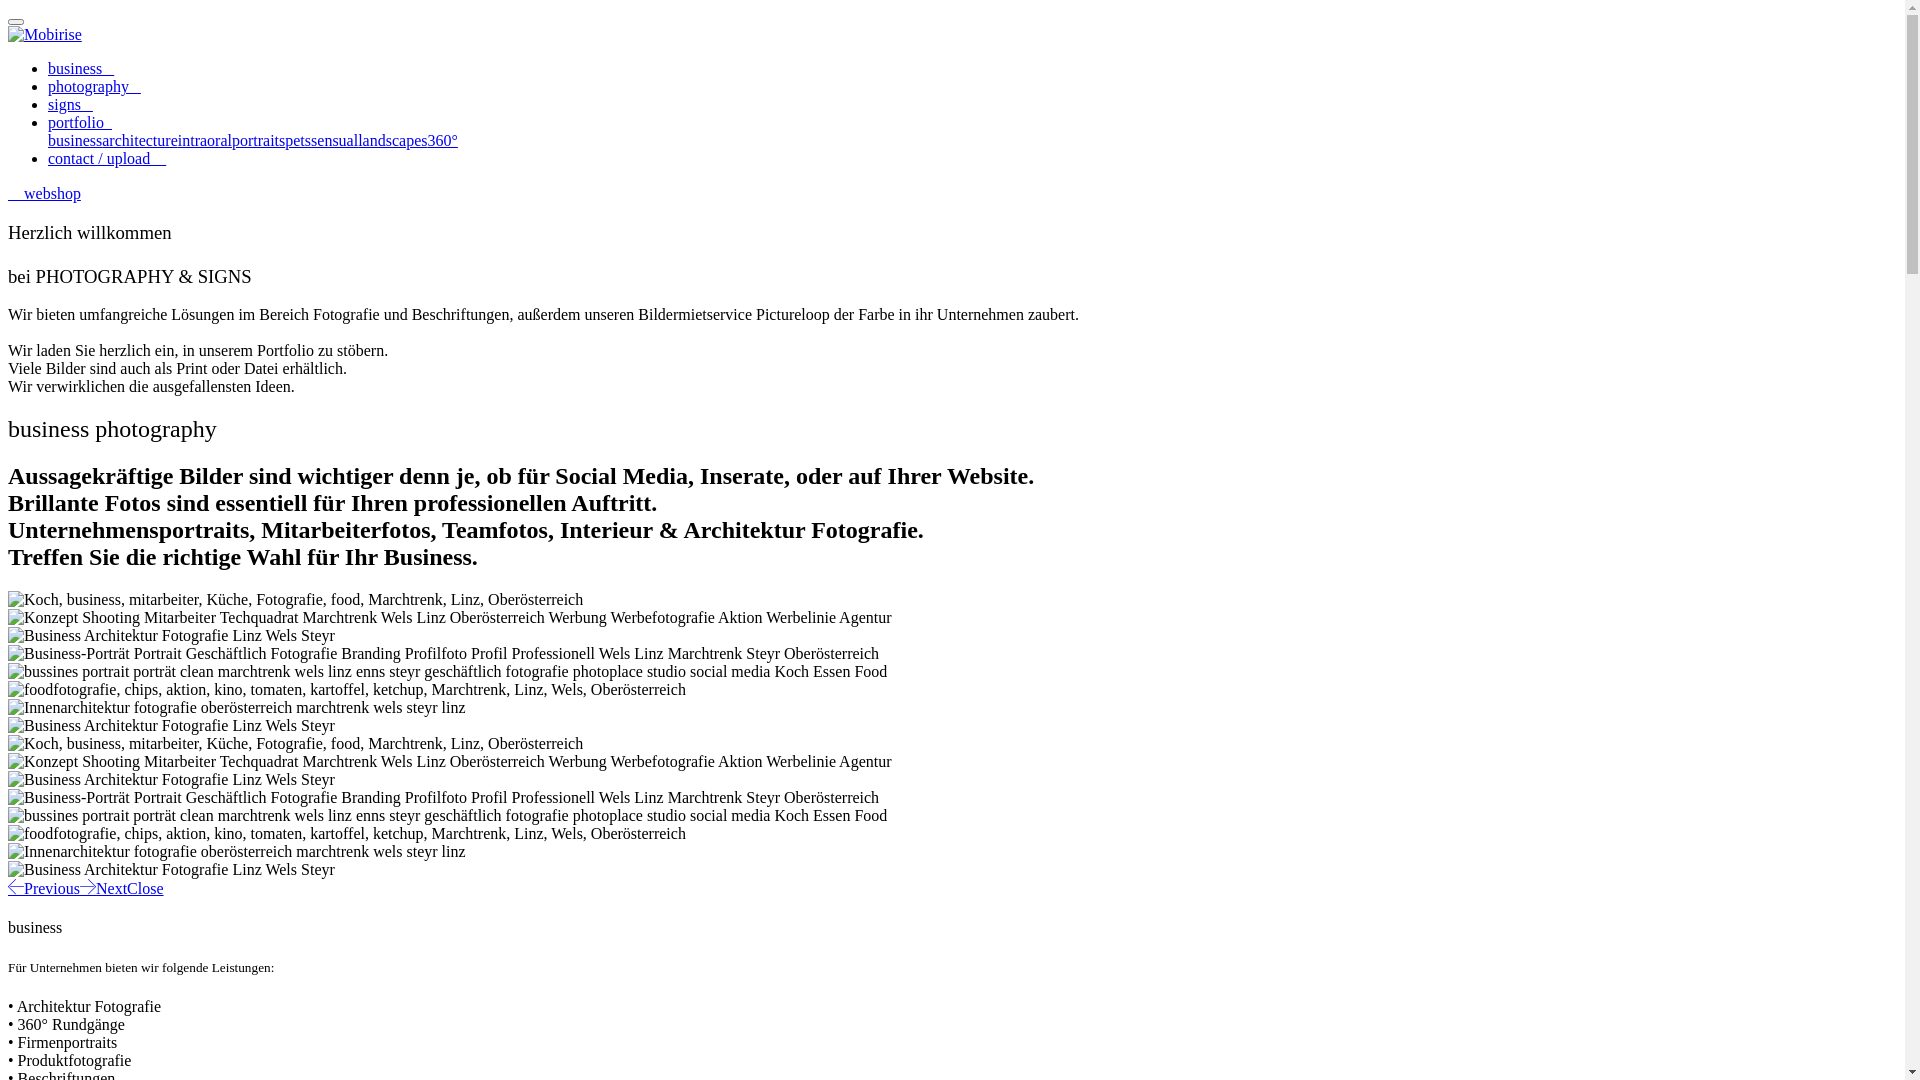  Describe the element at coordinates (257, 139) in the screenshot. I see `'portraits'` at that location.